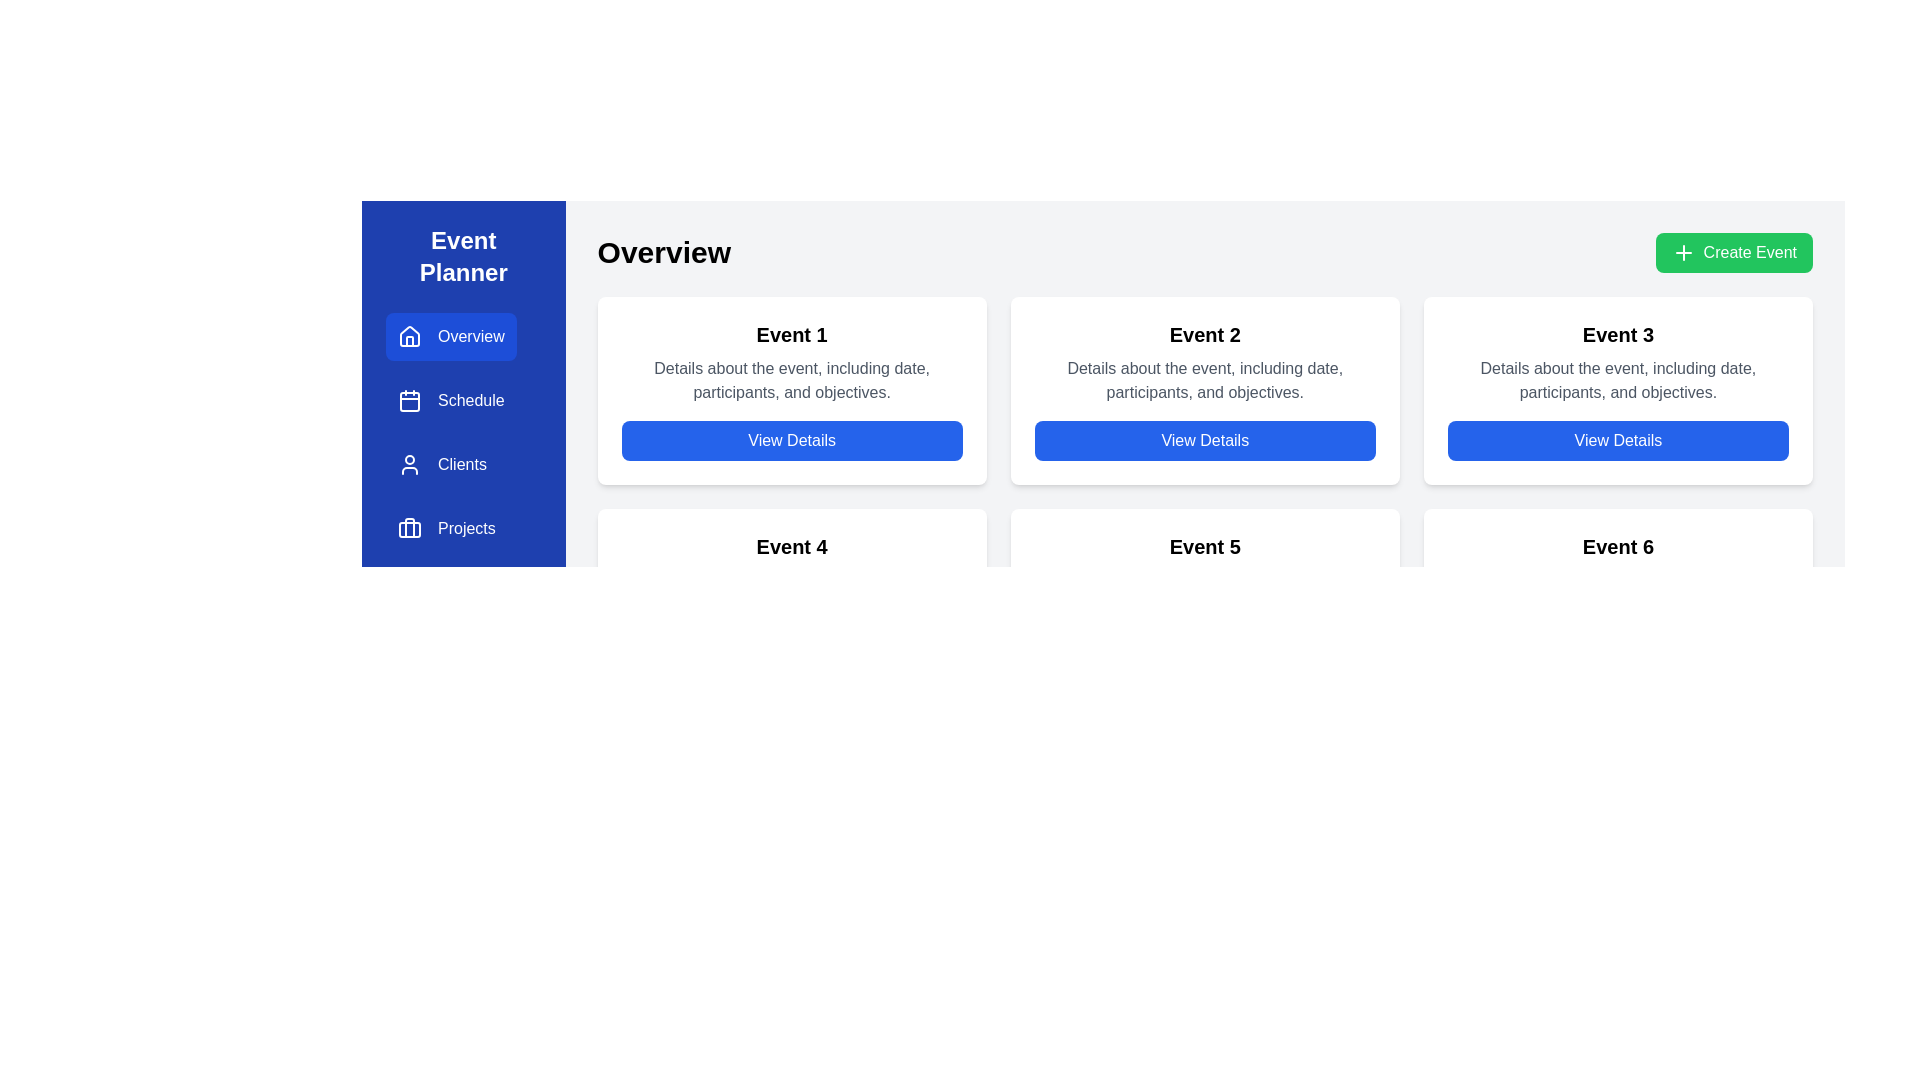 This screenshot has height=1080, width=1920. What do you see at coordinates (450, 335) in the screenshot?
I see `the 'Overview' button, which is a rectangular button with a blue background and a white house icon, located in the vertical navigation menu on the left side of the interface` at bounding box center [450, 335].